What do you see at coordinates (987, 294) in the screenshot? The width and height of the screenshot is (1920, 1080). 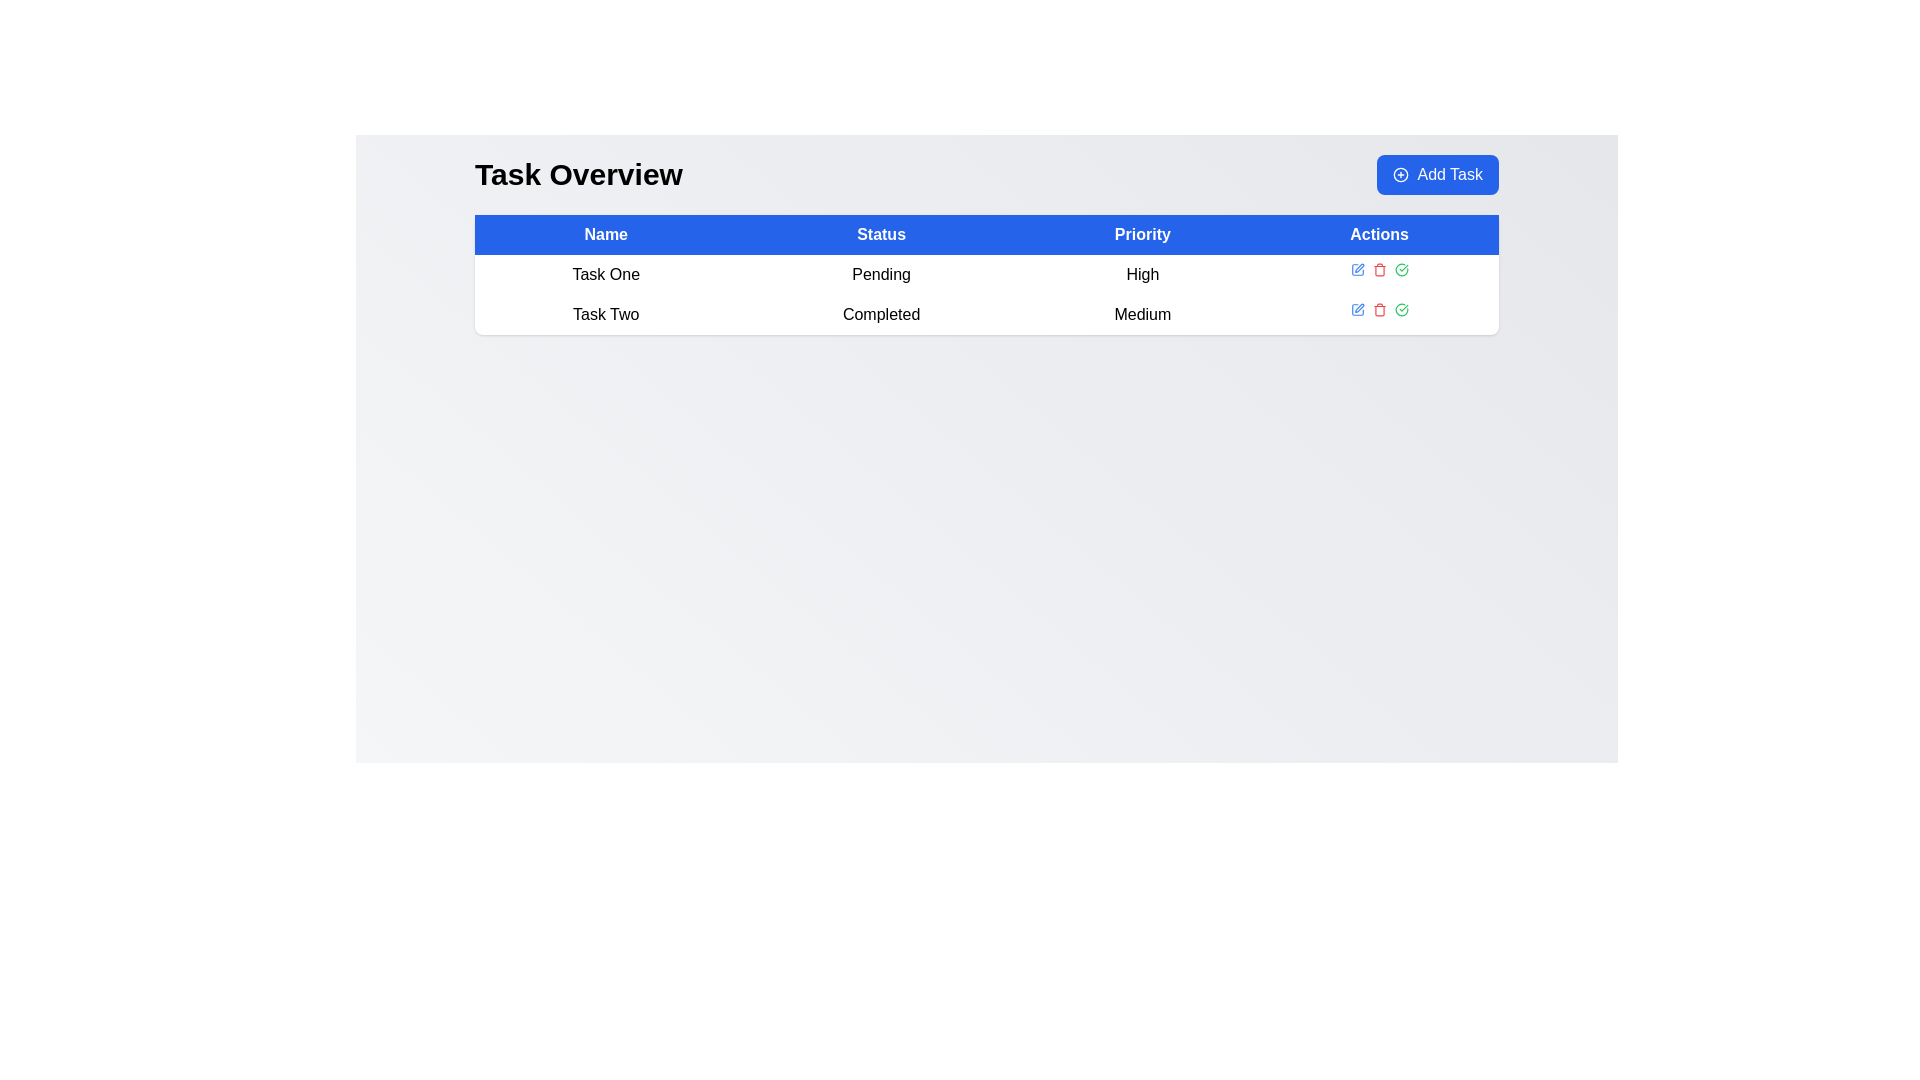 I see `the first data row in the table displaying 'Task OnePendingHigh'` at bounding box center [987, 294].